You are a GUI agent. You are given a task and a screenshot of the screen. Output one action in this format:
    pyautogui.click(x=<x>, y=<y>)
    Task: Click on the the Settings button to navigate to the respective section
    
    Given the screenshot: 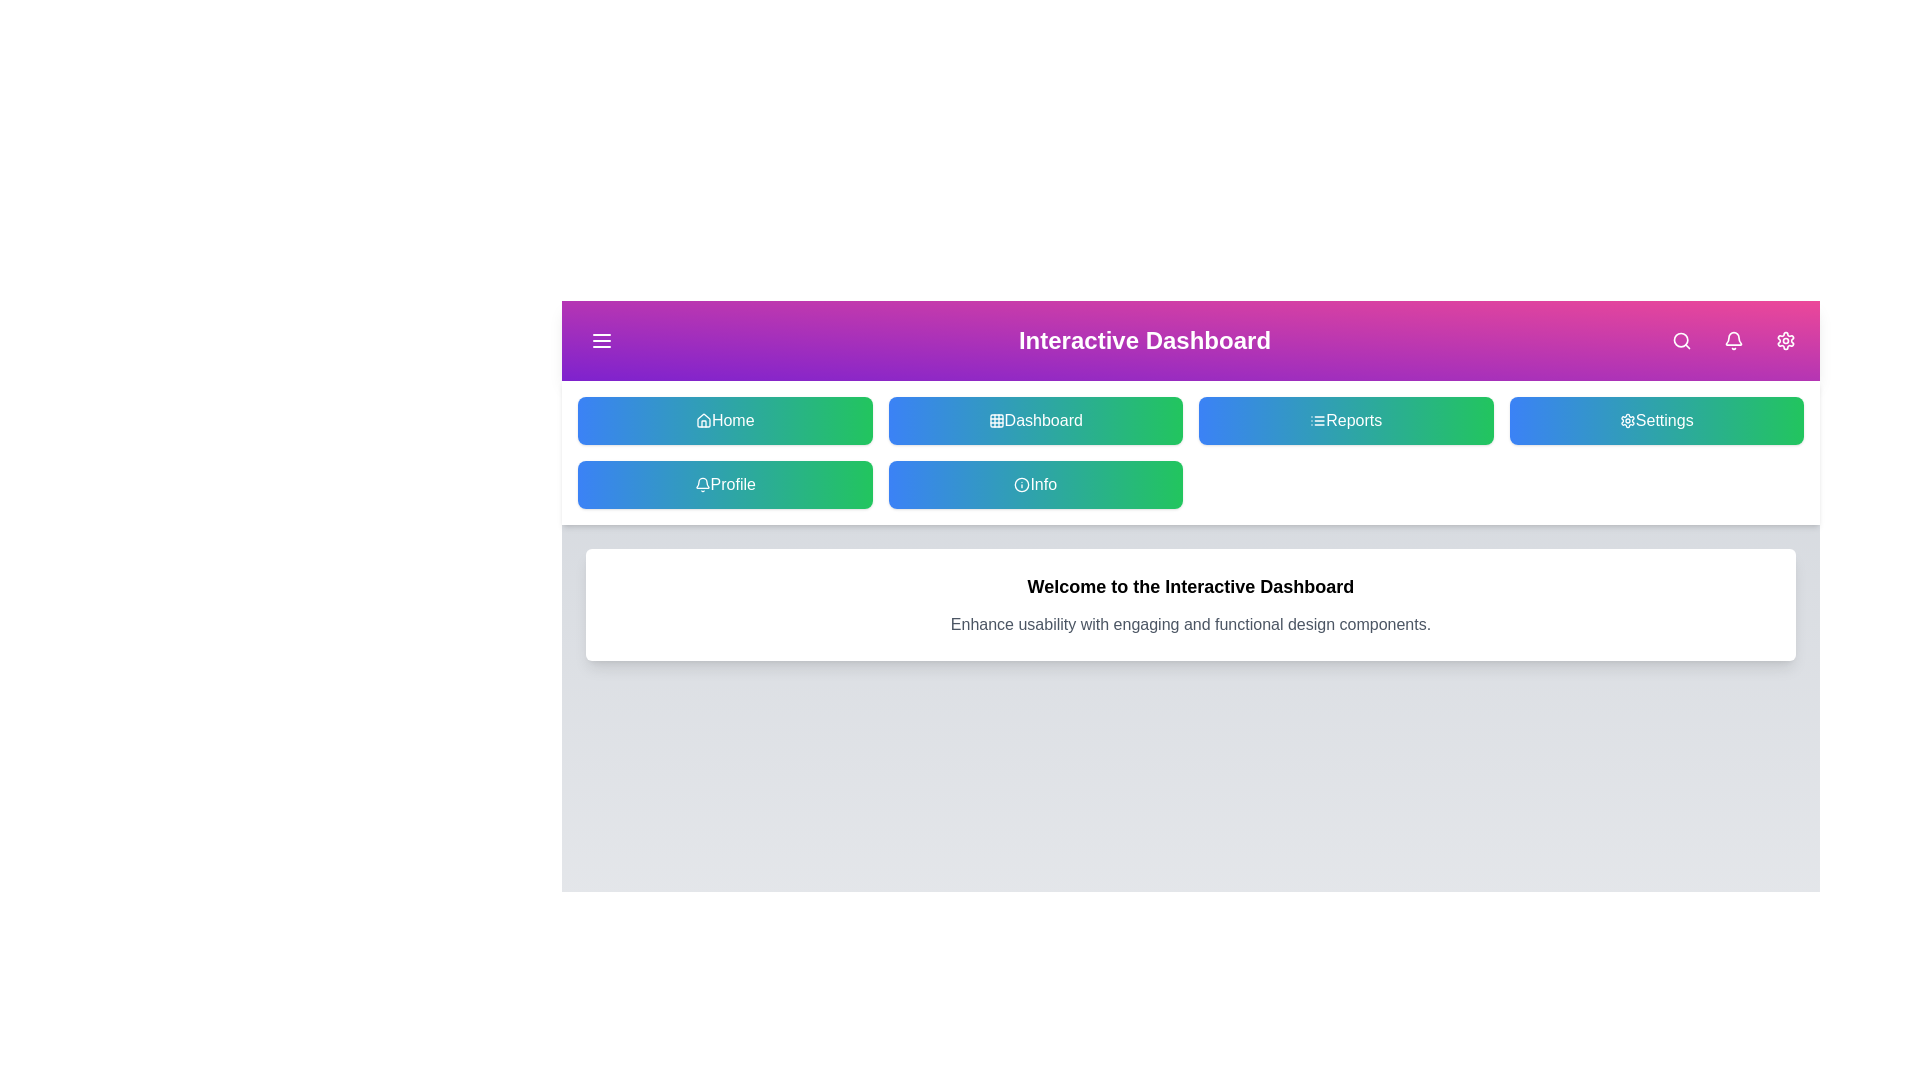 What is the action you would take?
    pyautogui.click(x=1656, y=419)
    